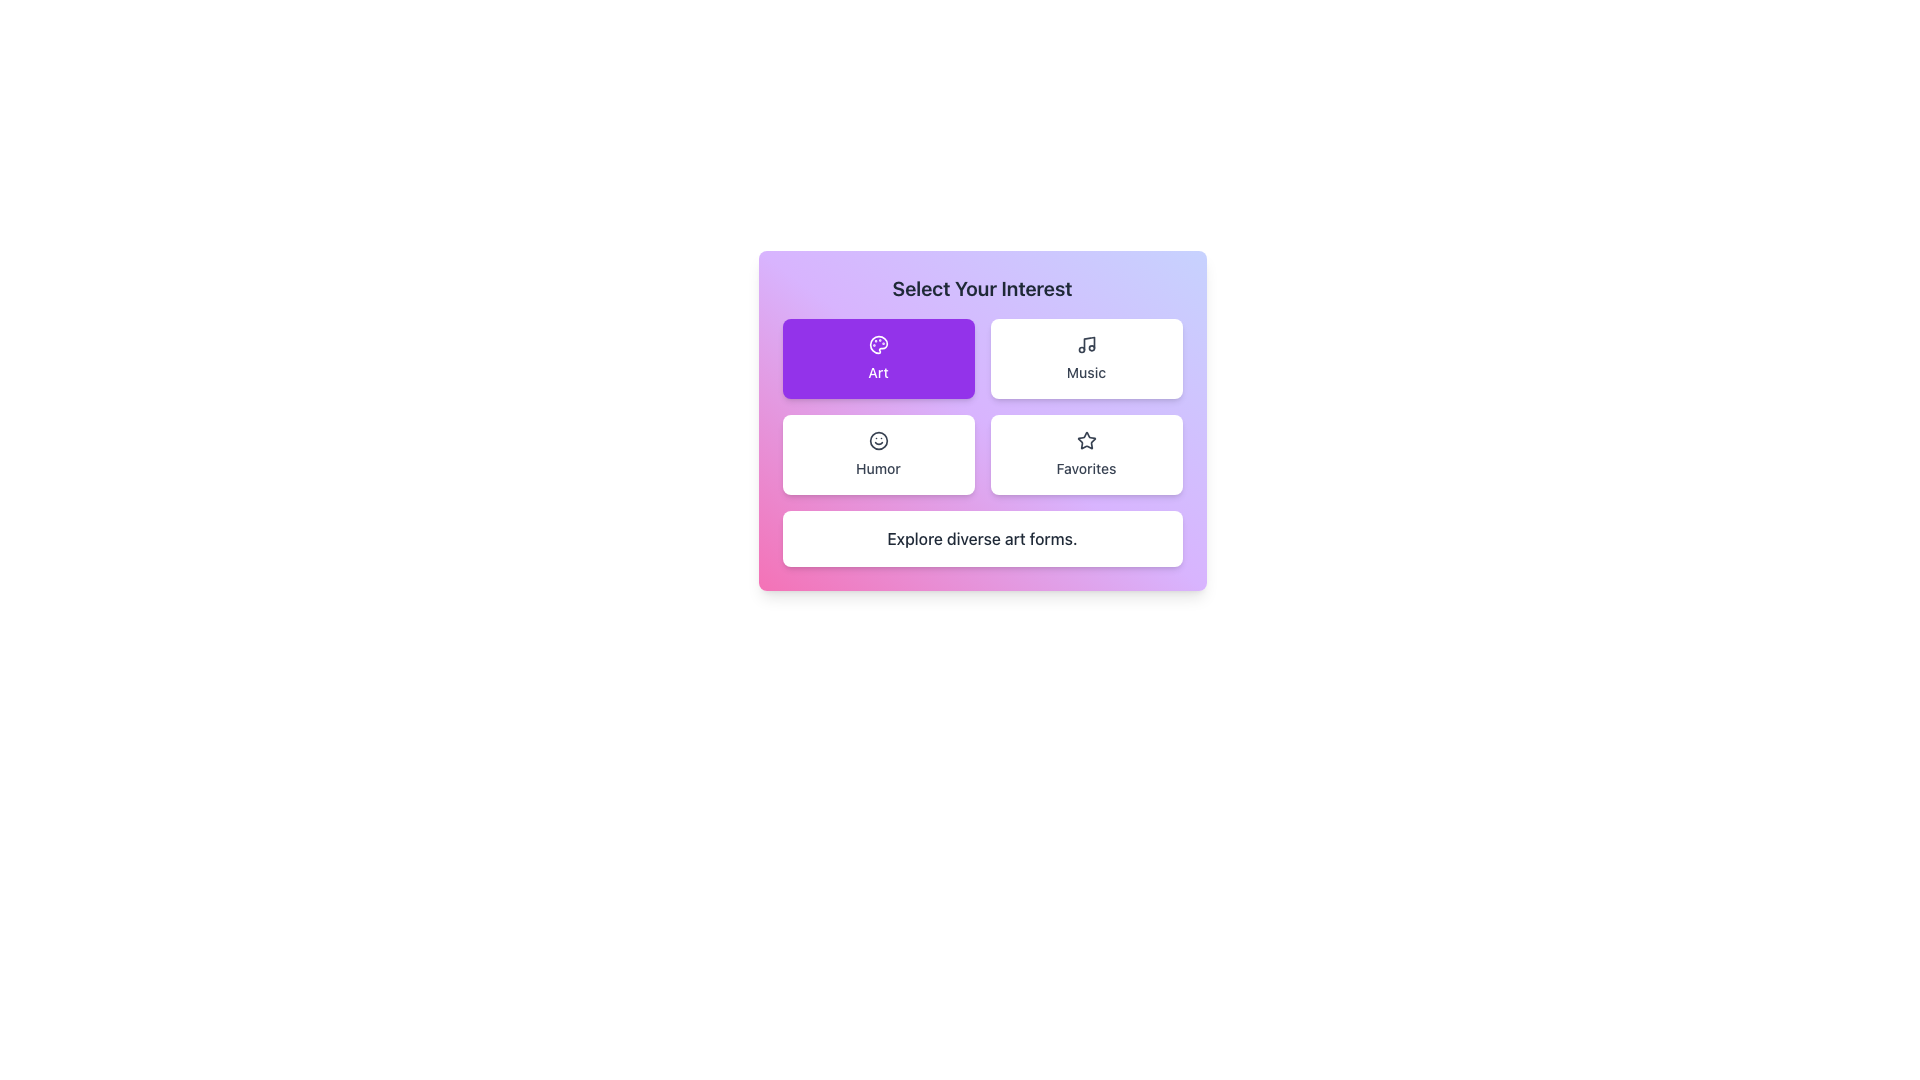 This screenshot has width=1920, height=1080. What do you see at coordinates (1085, 373) in the screenshot?
I see `the 'Music' text label which is displayed in a small font size and medium weight, styled in gray on a white background, located at the lower portion of the interactive card labeled 'Music'` at bounding box center [1085, 373].